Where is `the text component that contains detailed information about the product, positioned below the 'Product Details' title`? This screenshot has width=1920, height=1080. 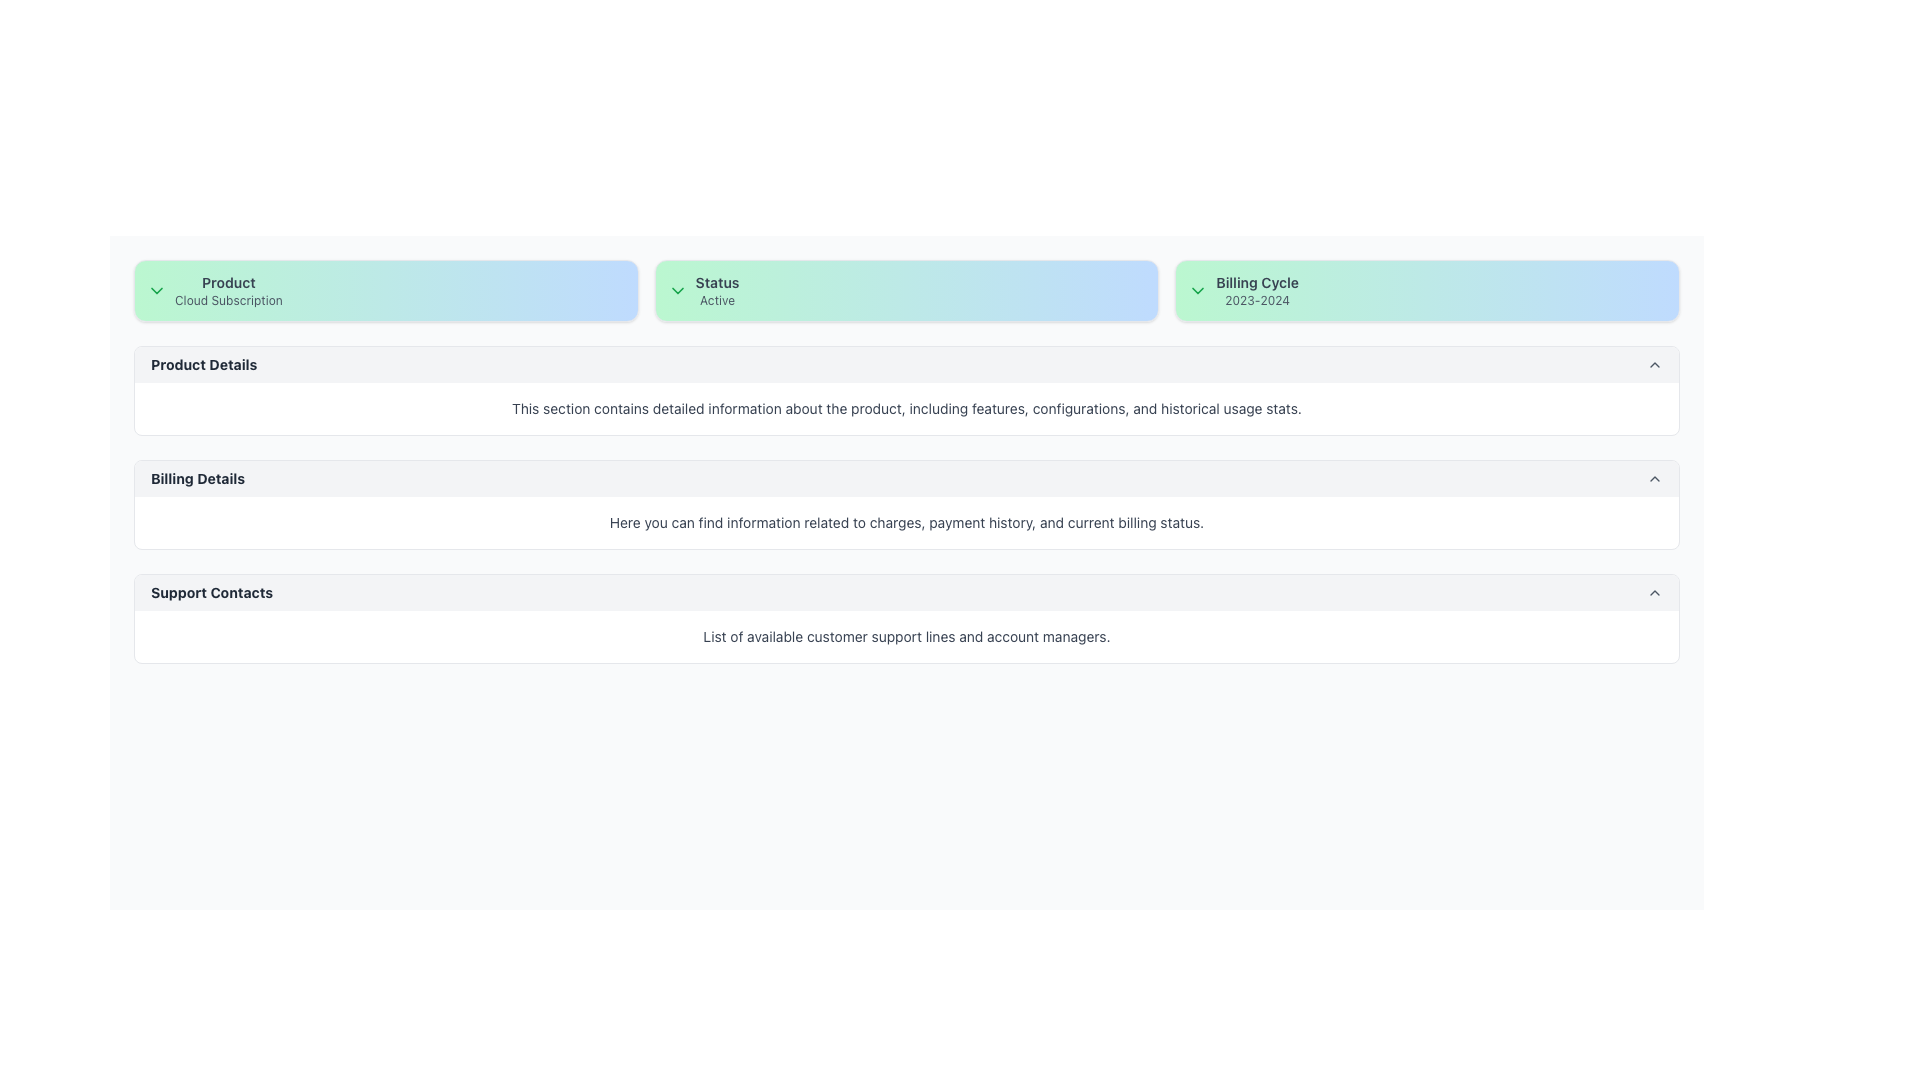
the text component that contains detailed information about the product, positioned below the 'Product Details' title is located at coordinates (906, 407).